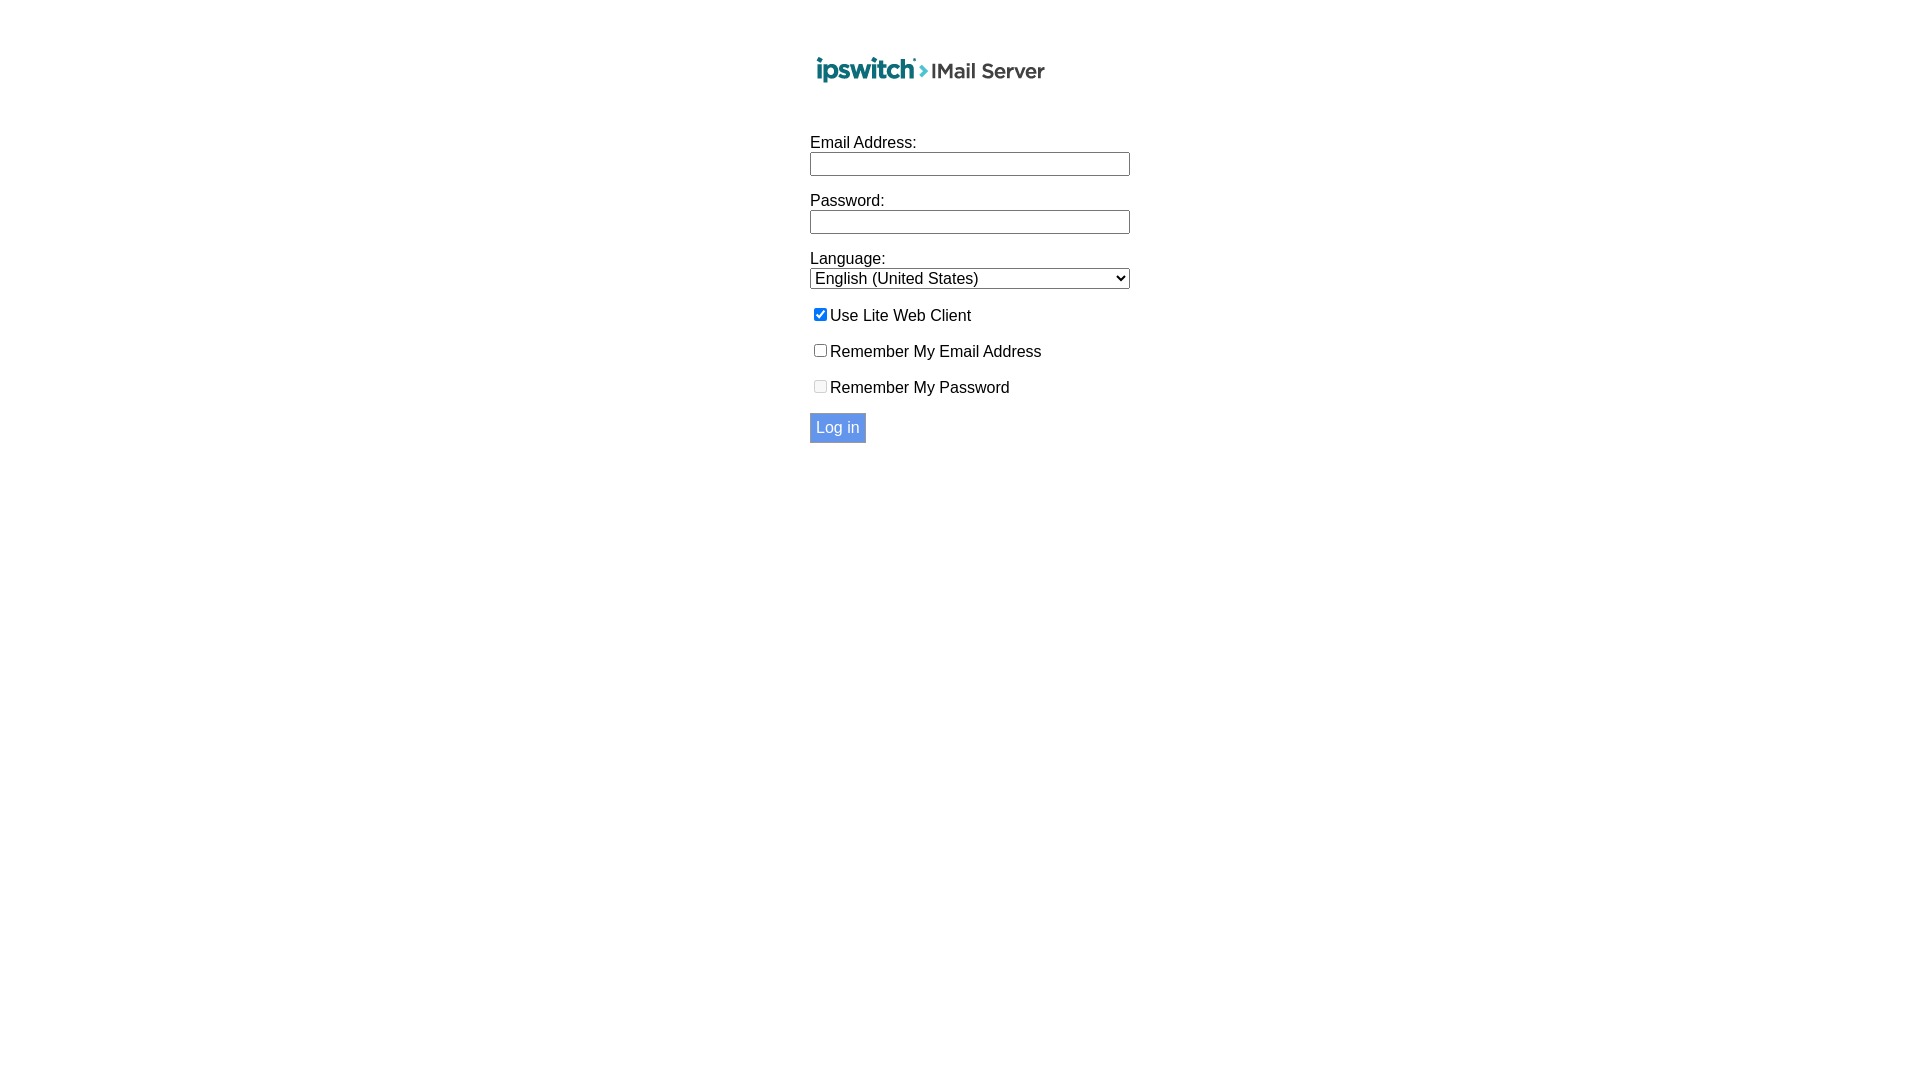 Image resolution: width=1920 pixels, height=1080 pixels. What do you see at coordinates (820, 349) in the screenshot?
I see `'on'` at bounding box center [820, 349].